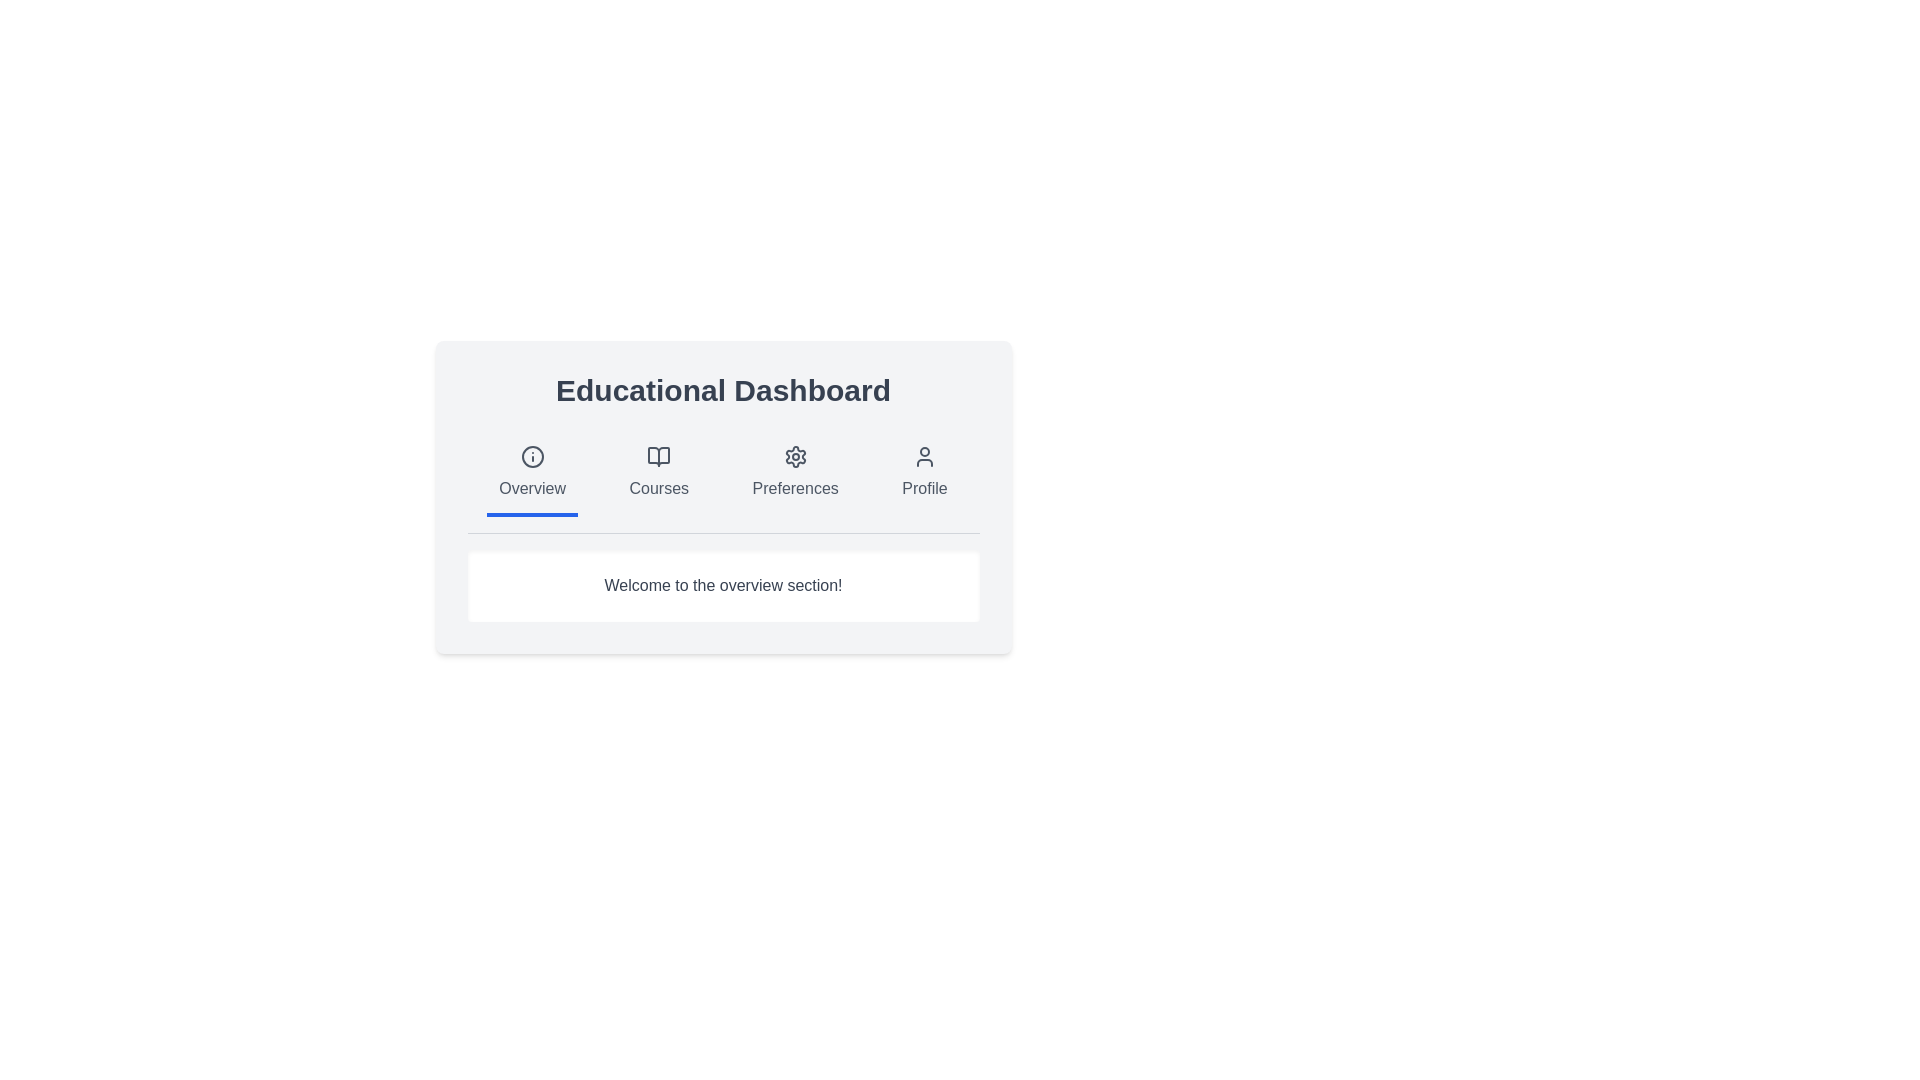 The height and width of the screenshot is (1080, 1920). Describe the element at coordinates (924, 474) in the screenshot. I see `the 'Profile' interactive menu item` at that location.